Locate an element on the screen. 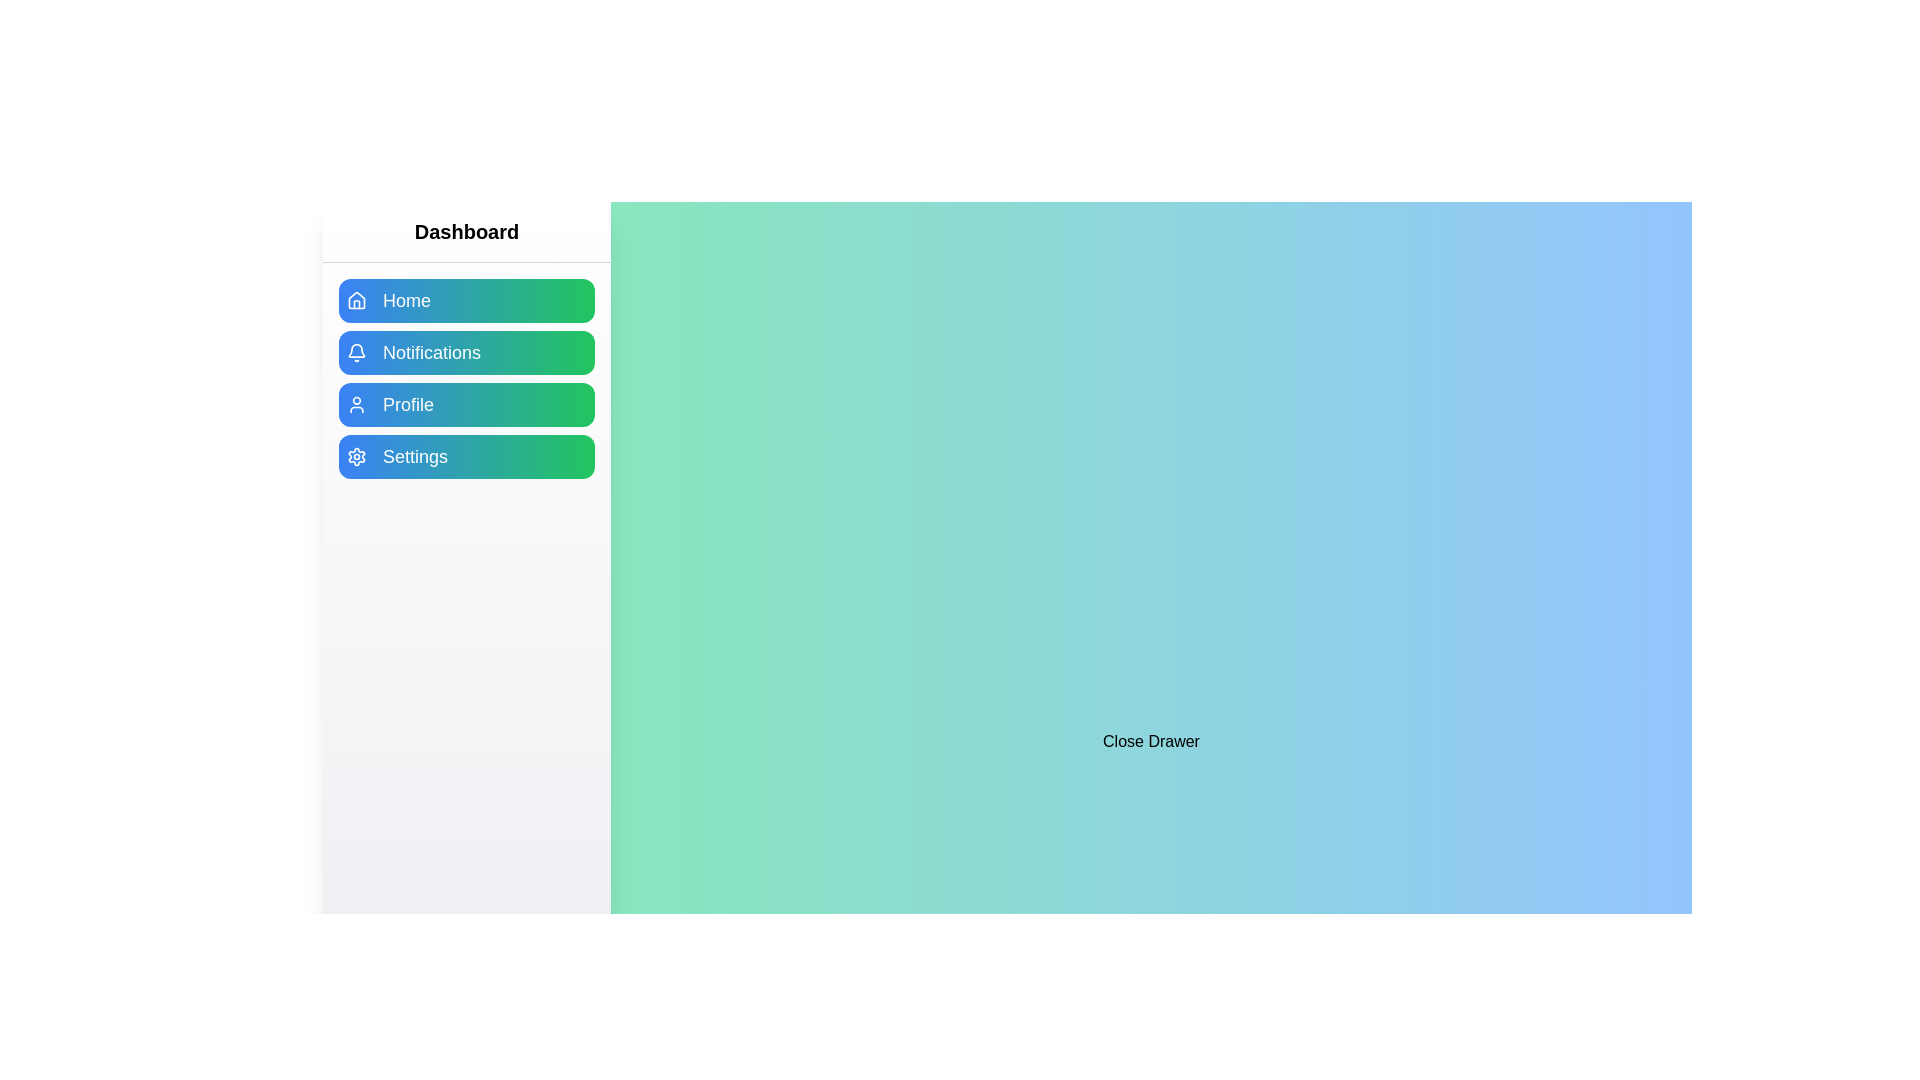 The width and height of the screenshot is (1920, 1080). the menu item labeled Profile is located at coordinates (465, 405).